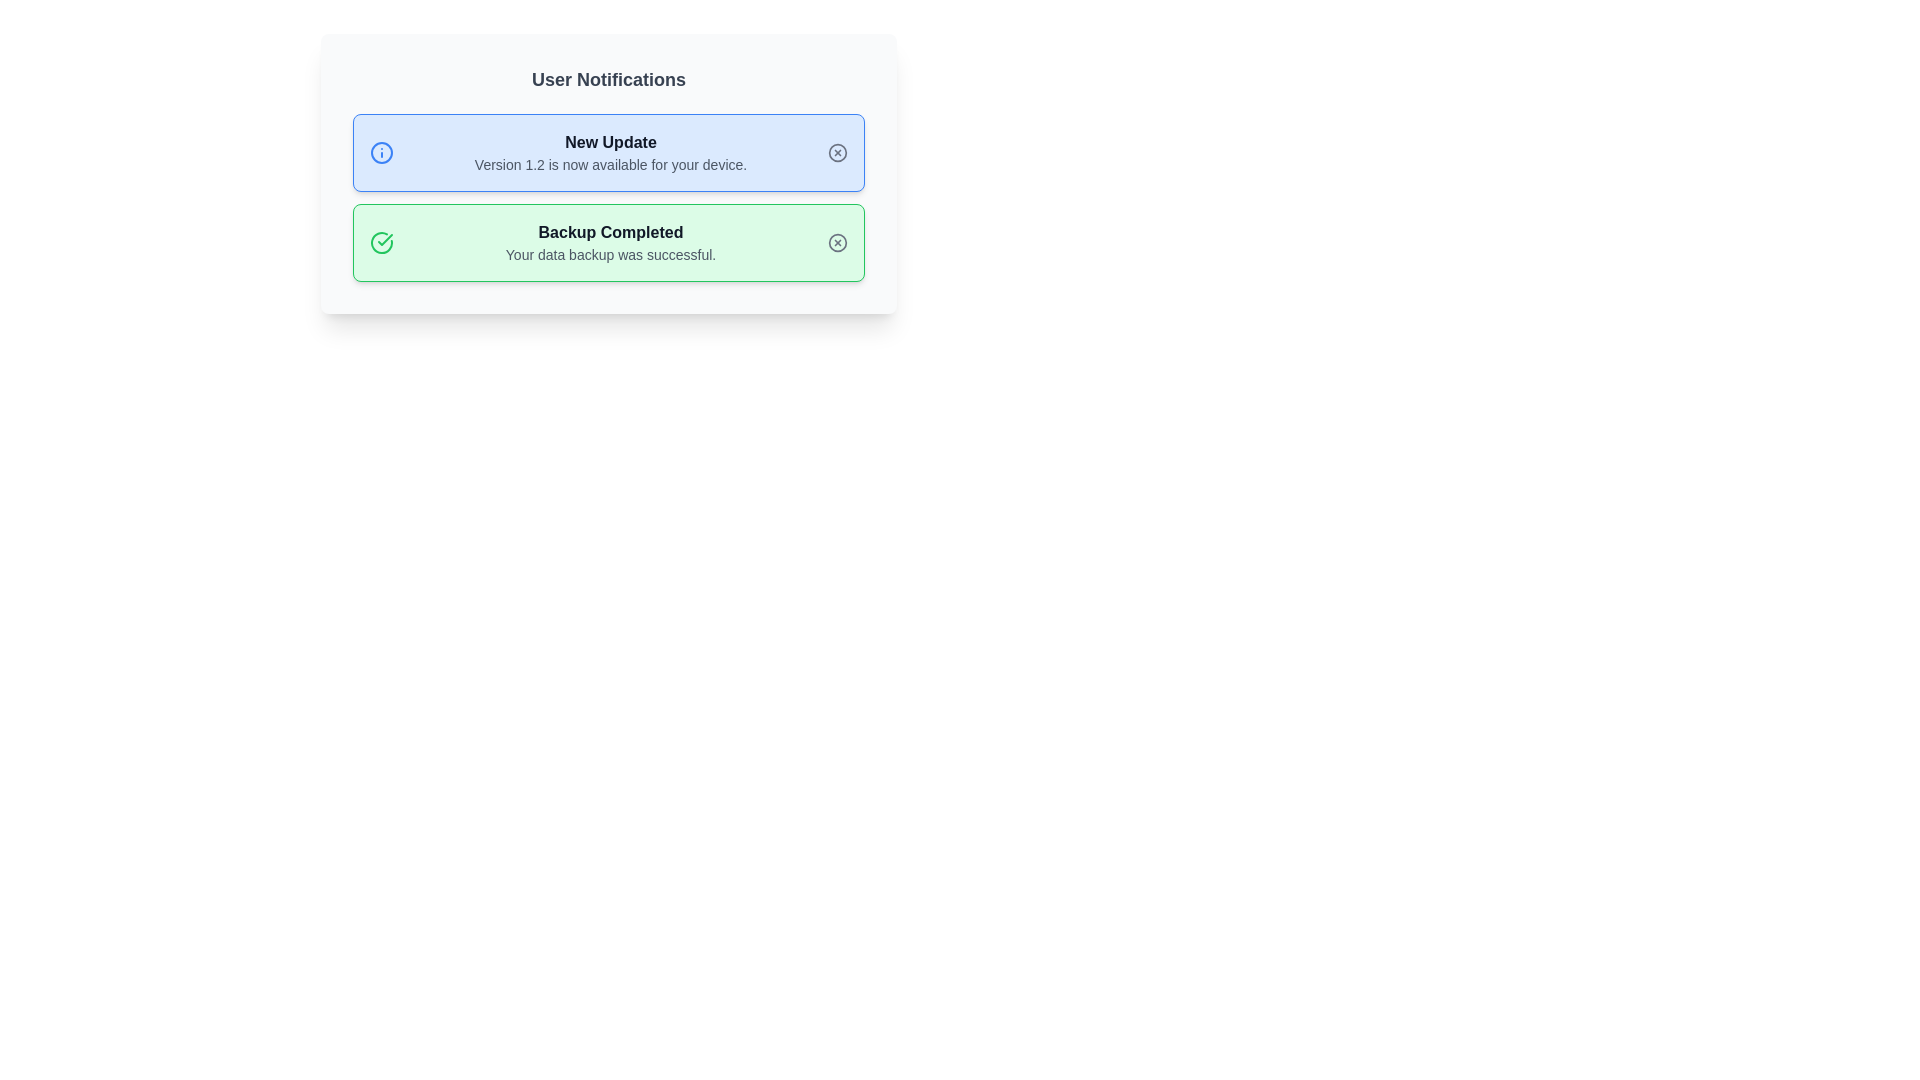 This screenshot has width=1920, height=1080. Describe the element at coordinates (609, 231) in the screenshot. I see `information provided by the text label displaying 'Backup Completed' in bold font and dark gray color, located on a green background area under the 'User Notifications' header` at that location.